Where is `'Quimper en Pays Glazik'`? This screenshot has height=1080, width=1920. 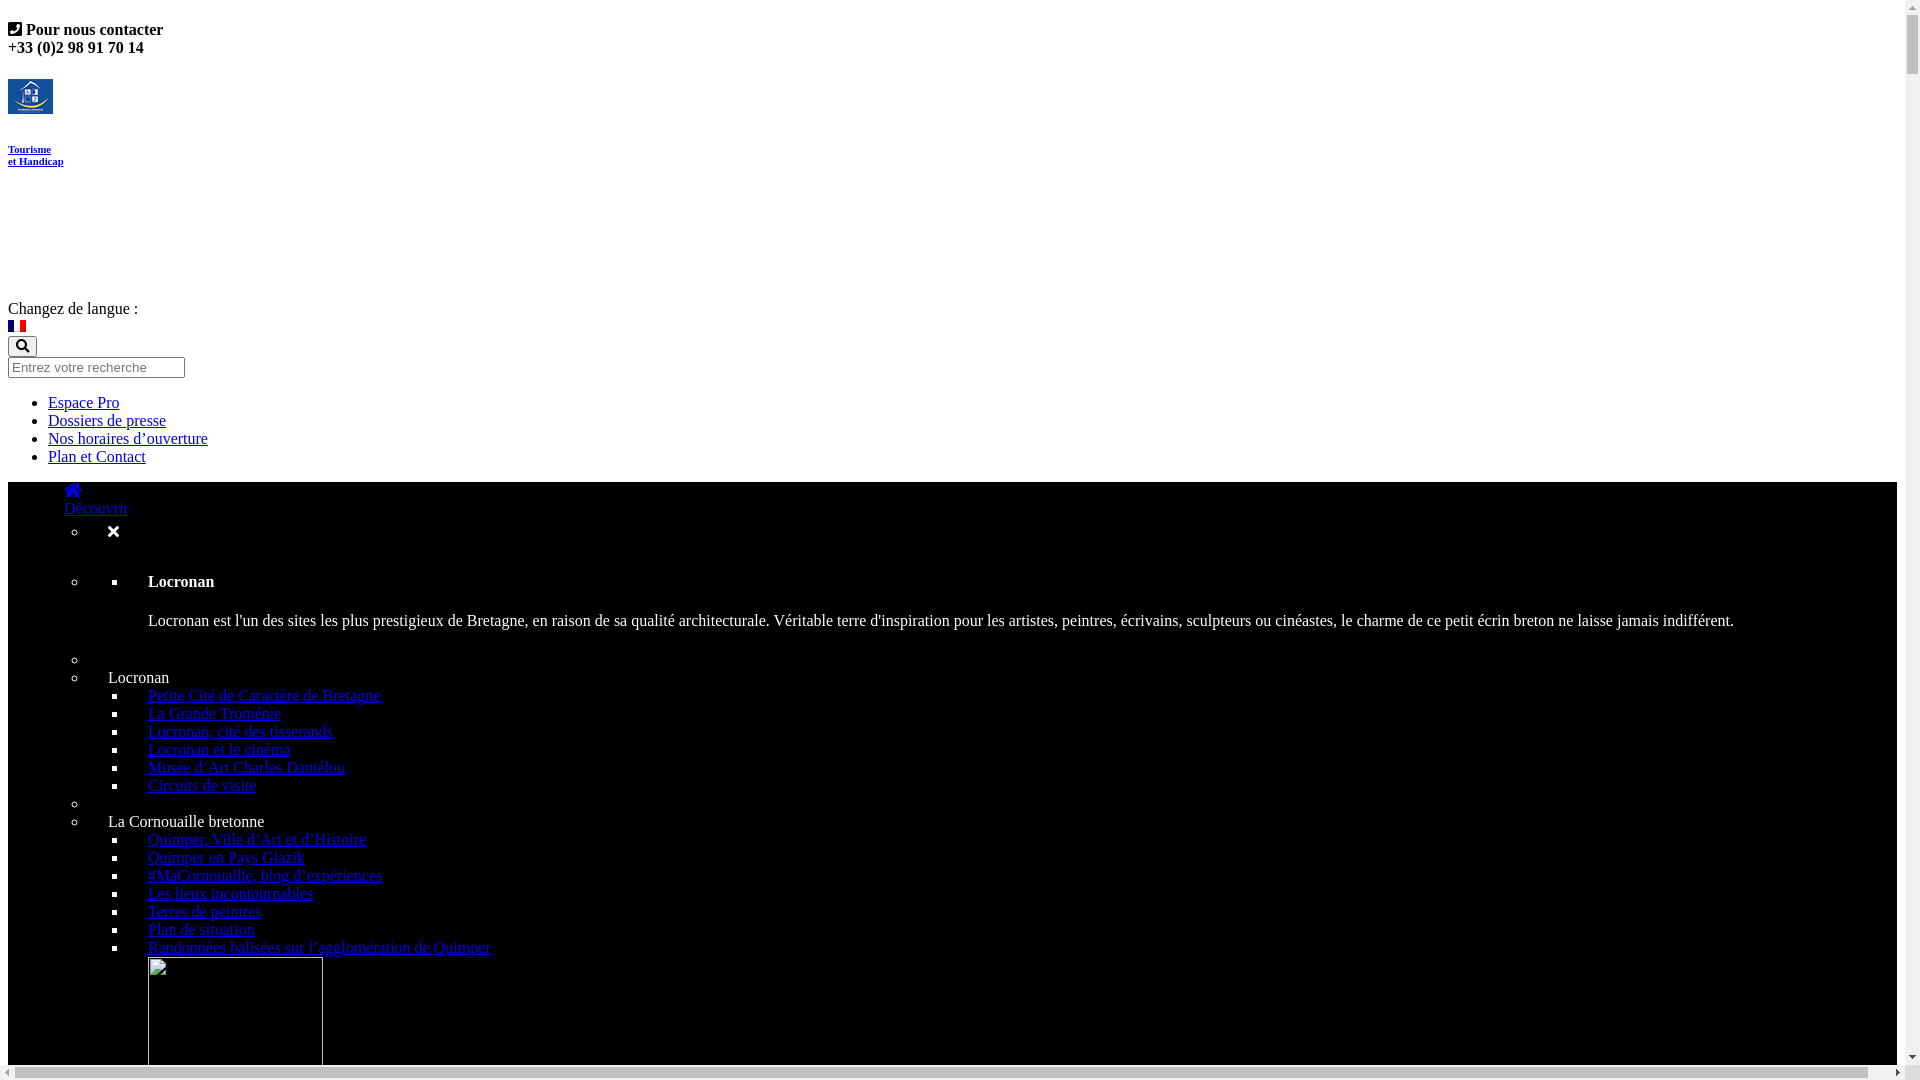
'Quimper en Pays Glazik' is located at coordinates (226, 856).